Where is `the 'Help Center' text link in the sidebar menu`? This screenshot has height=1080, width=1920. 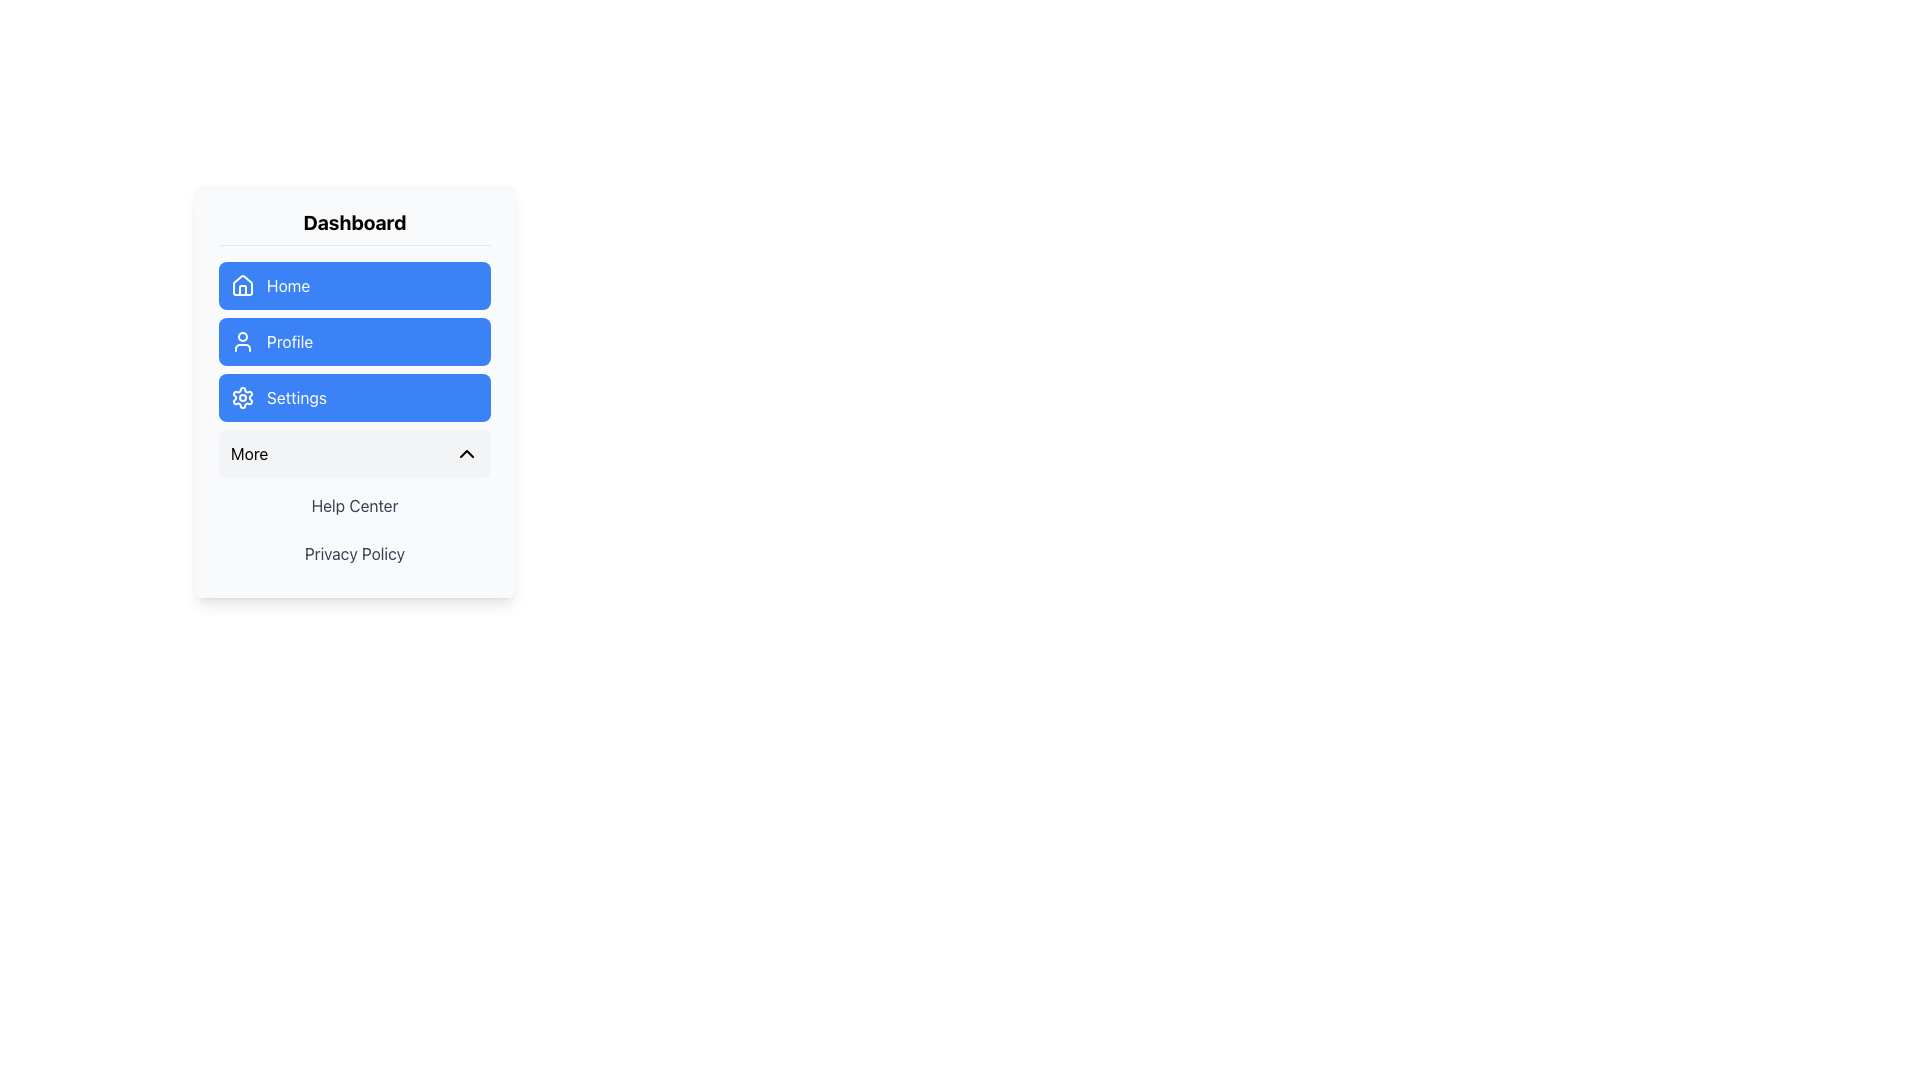 the 'Help Center' text link in the sidebar menu is located at coordinates (355, 504).